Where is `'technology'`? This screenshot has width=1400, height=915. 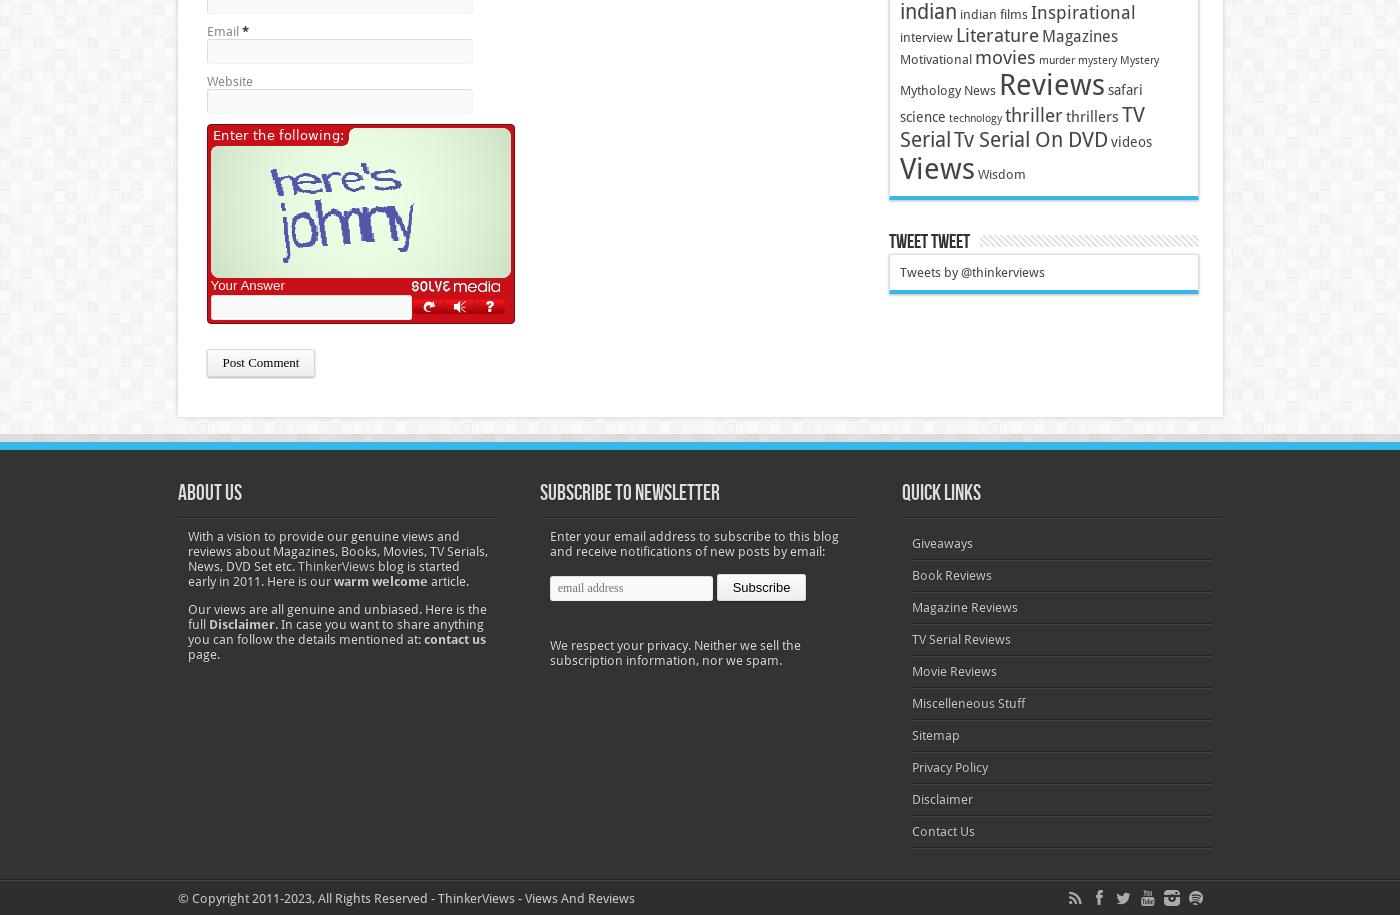
'technology' is located at coordinates (974, 118).